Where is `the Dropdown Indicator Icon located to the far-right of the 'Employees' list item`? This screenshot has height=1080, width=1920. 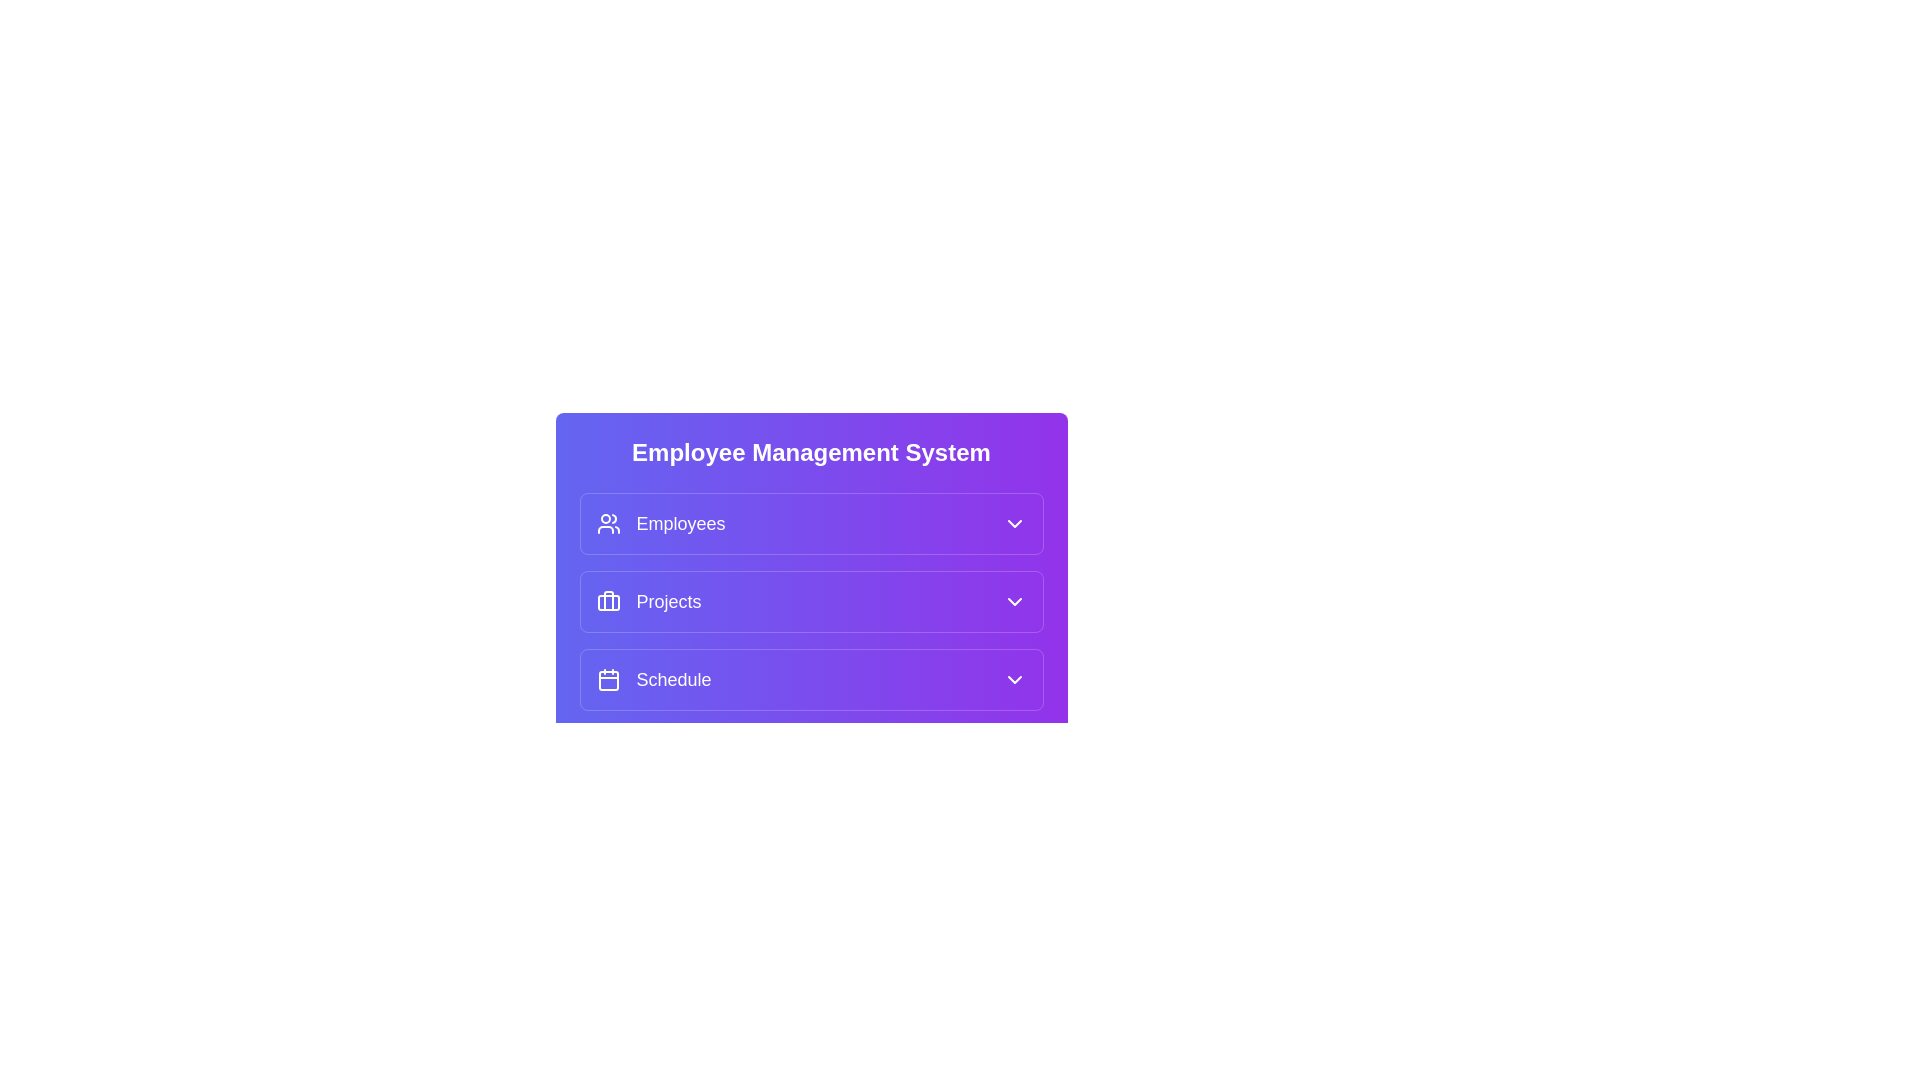 the Dropdown Indicator Icon located to the far-right of the 'Employees' list item is located at coordinates (1014, 523).